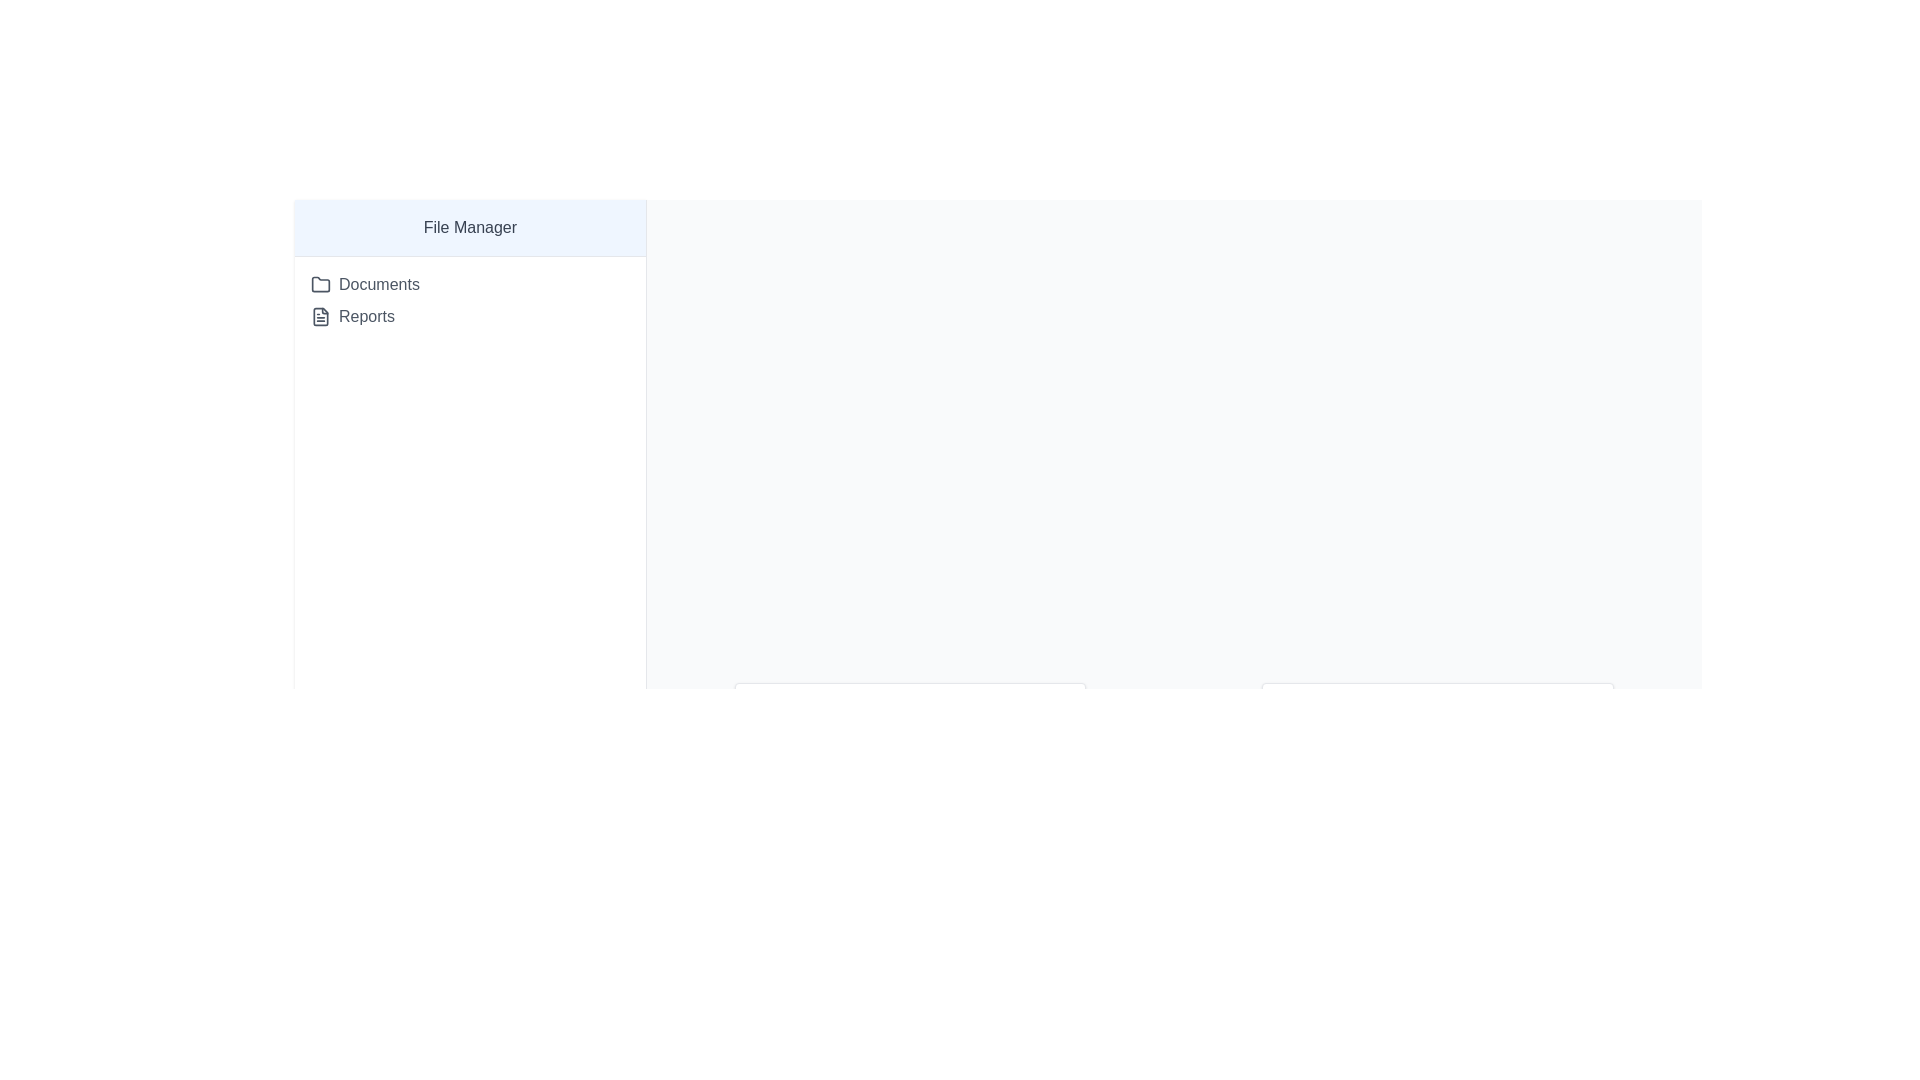  I want to click on the Text Label that serves as a title or label for the section containing navigational or file-related features, located at the top of the columnar section, so click(469, 227).